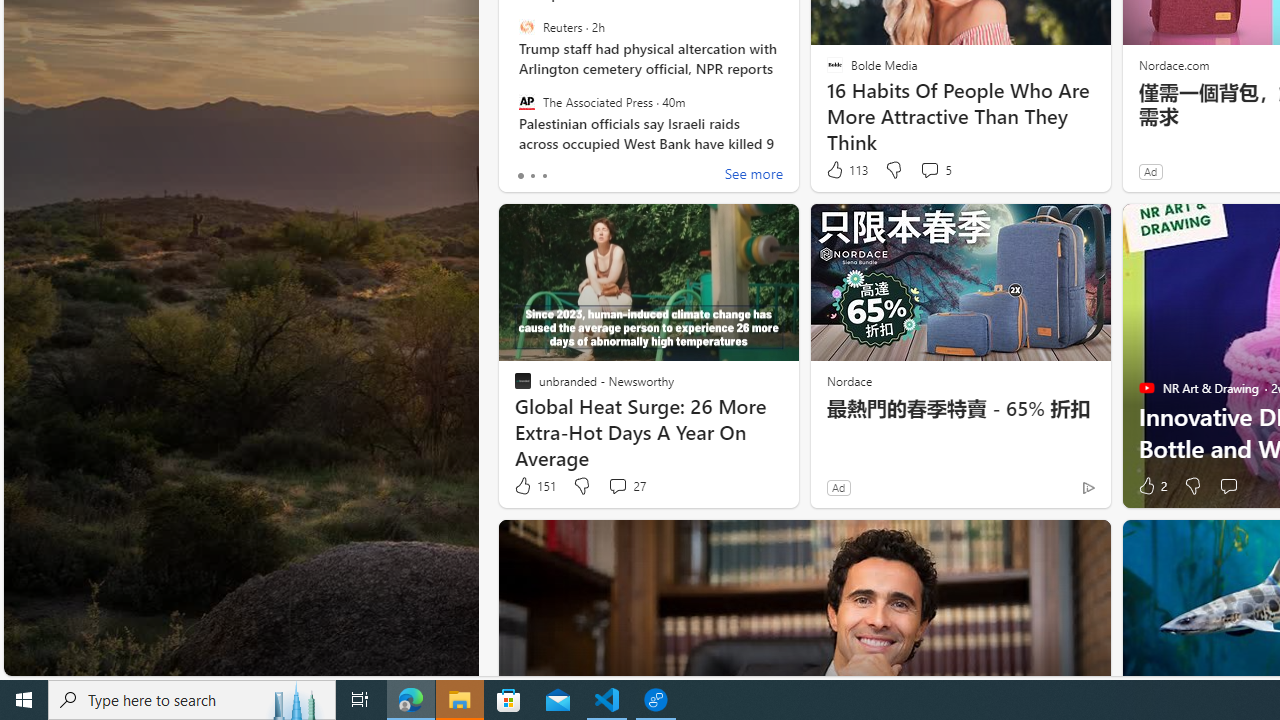  What do you see at coordinates (1173, 63) in the screenshot?
I see `'Nordace.com'` at bounding box center [1173, 63].